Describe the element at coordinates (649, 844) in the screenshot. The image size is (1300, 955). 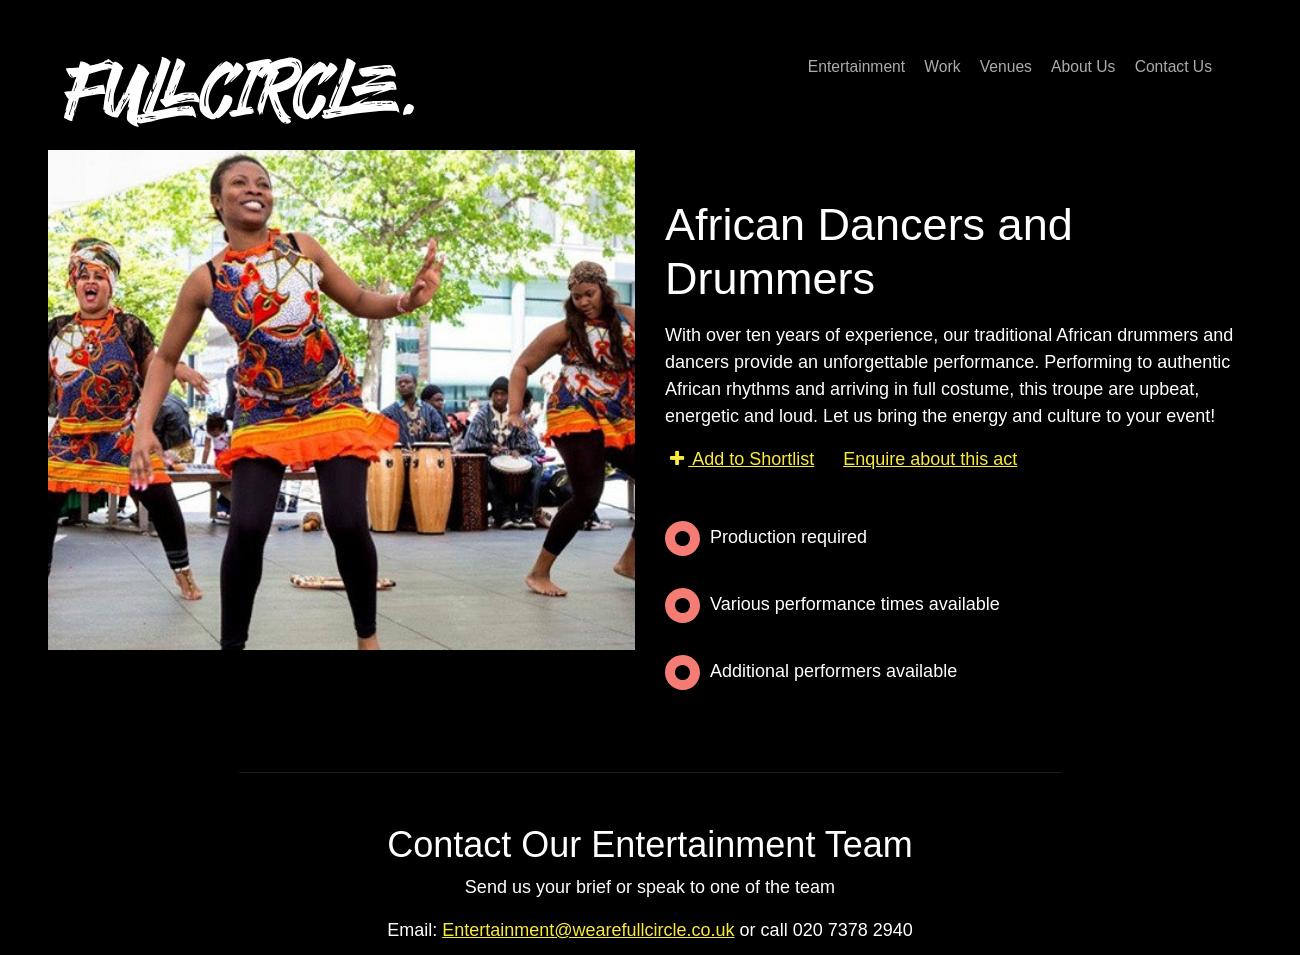
I see `'Contact Our Entertainment Team'` at that location.